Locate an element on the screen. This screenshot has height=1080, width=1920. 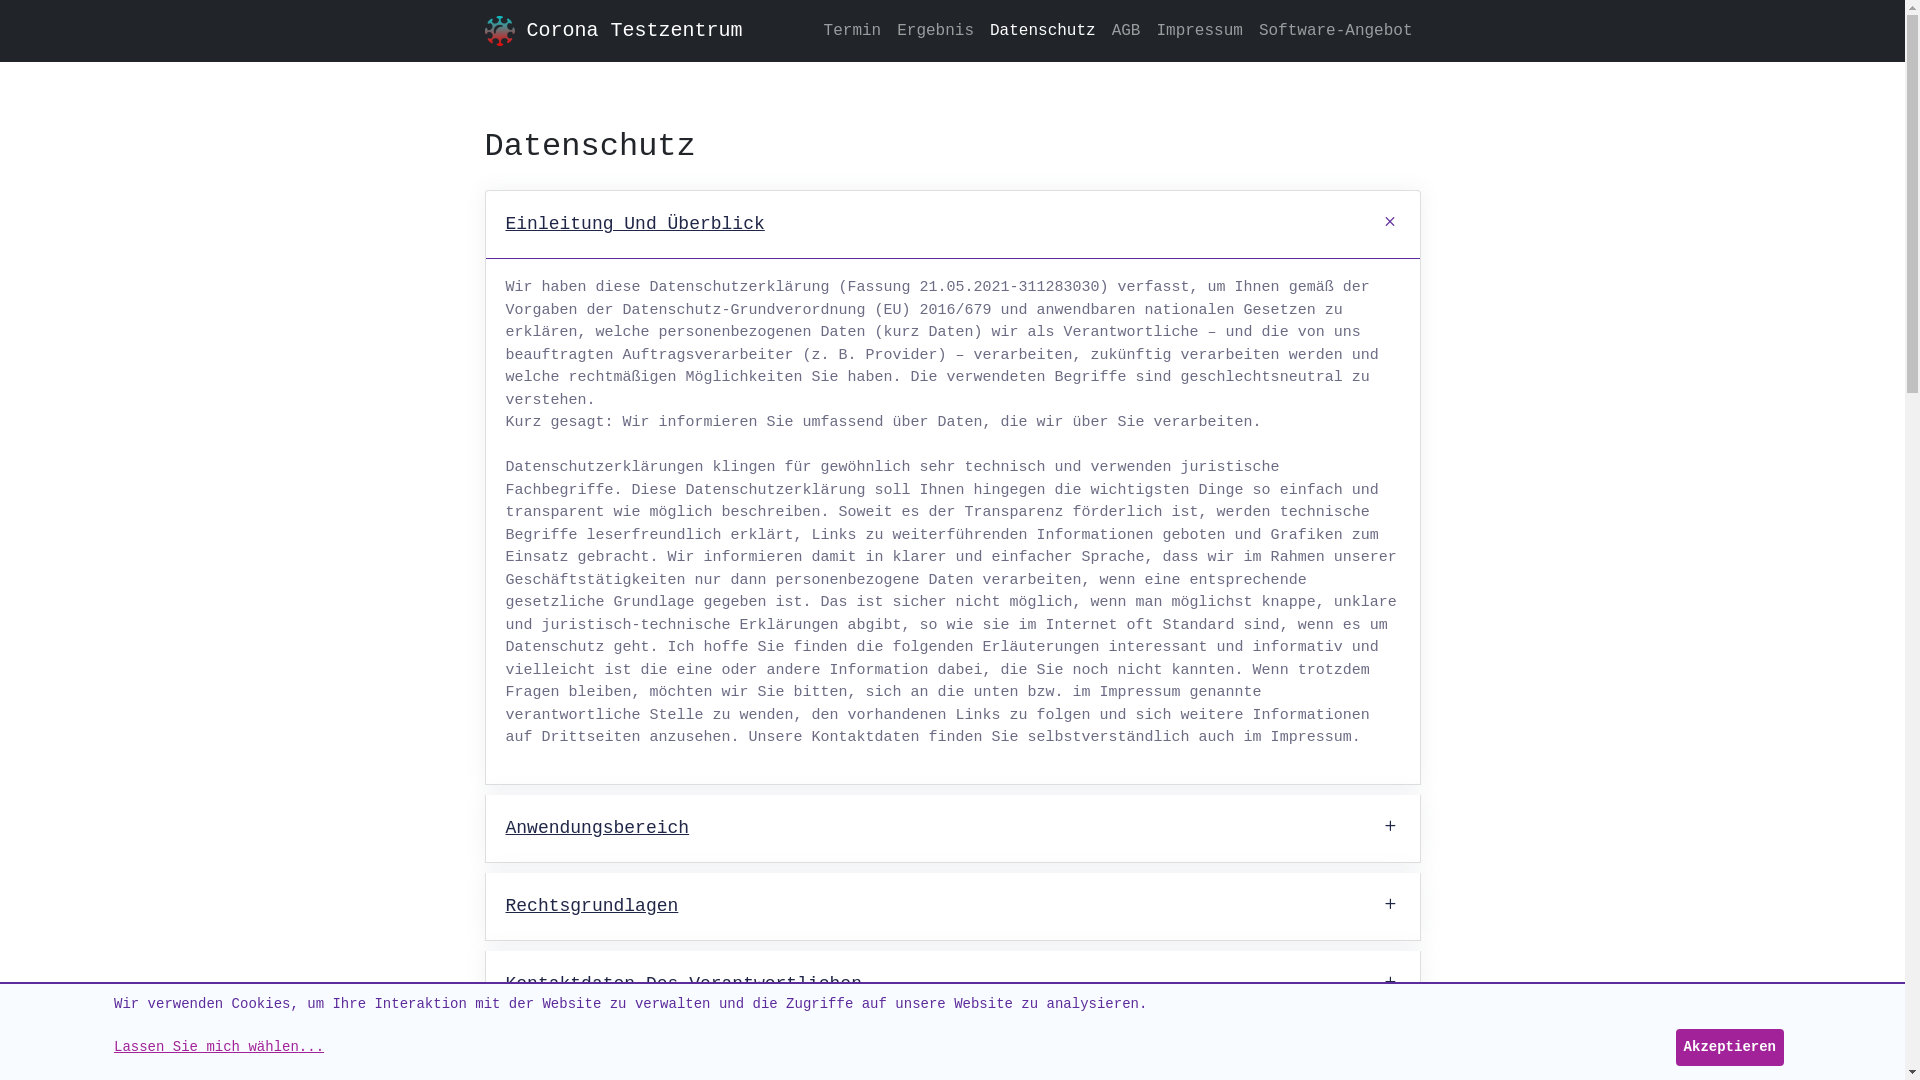
'Datenschutz' is located at coordinates (982, 30).